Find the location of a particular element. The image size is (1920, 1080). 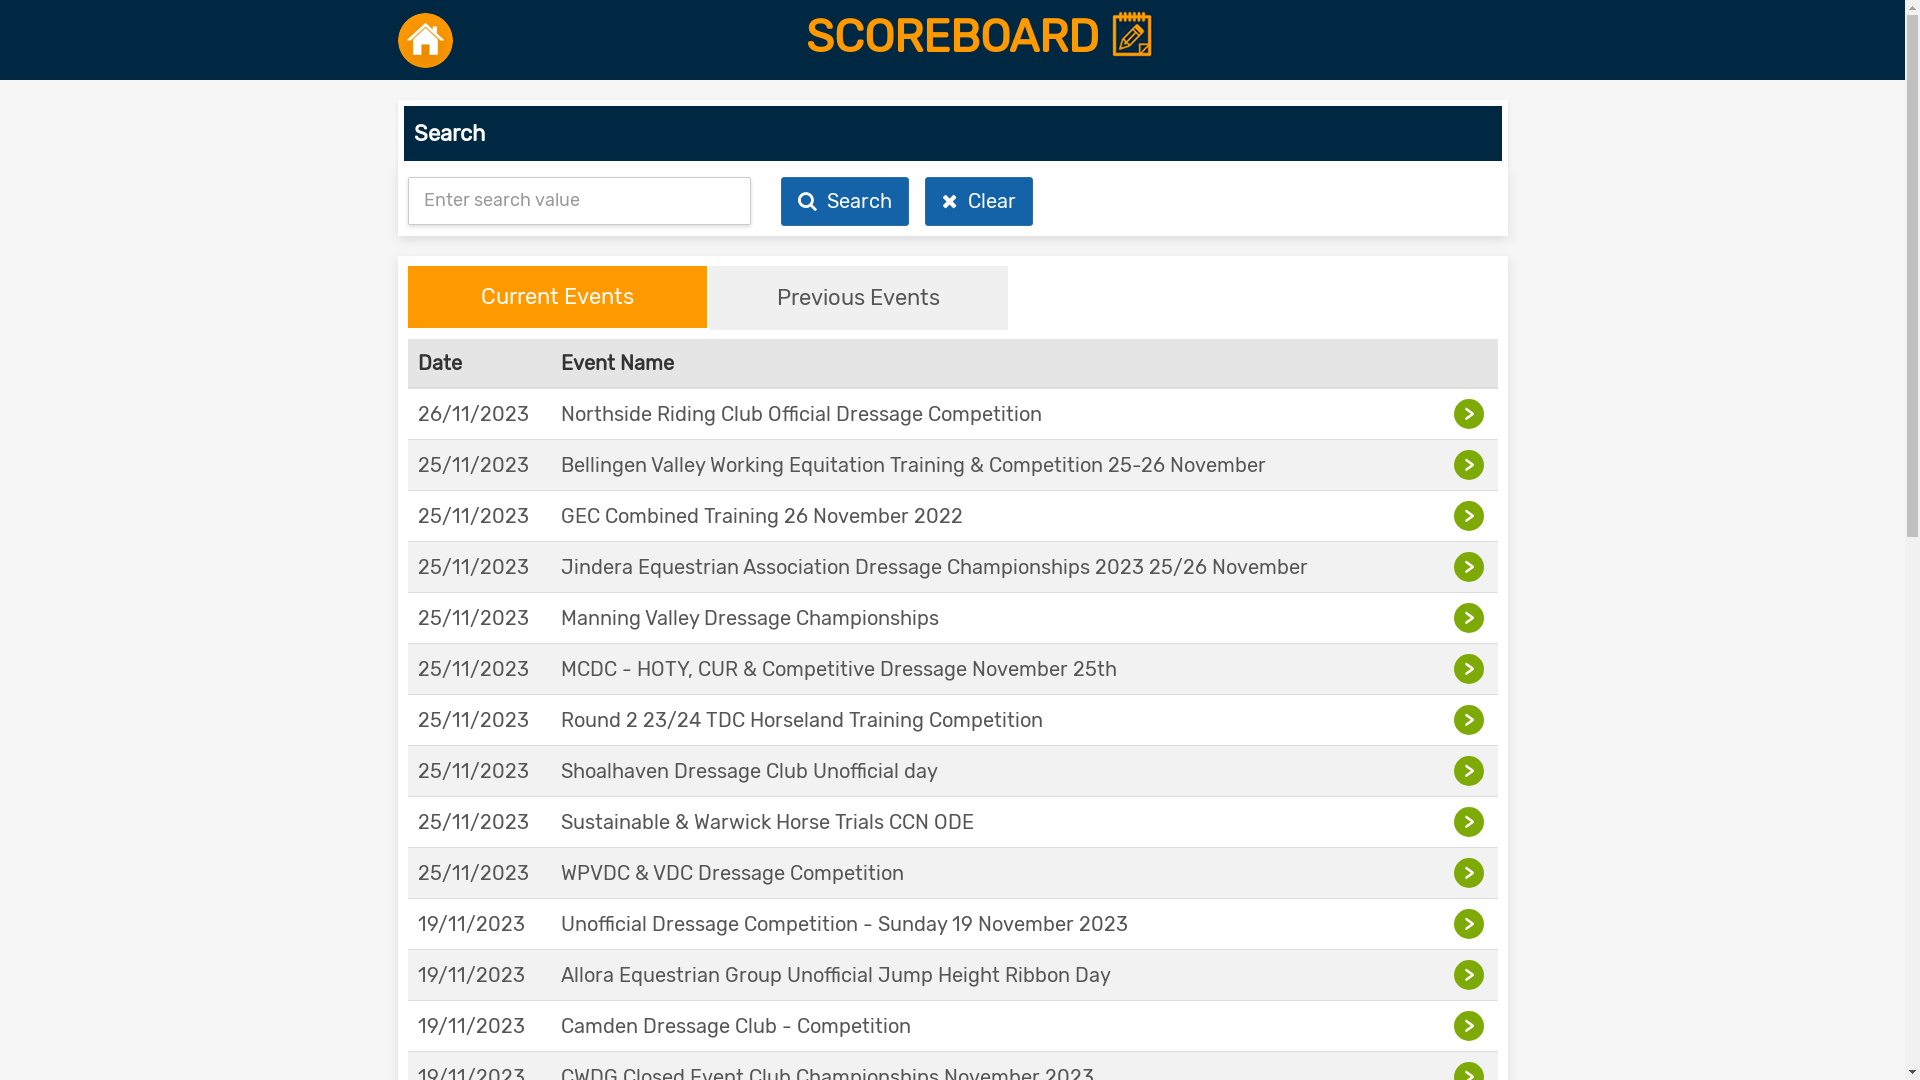

'Sustainable & Warwick Horse Trials CCN ODE' is located at coordinates (766, 821).